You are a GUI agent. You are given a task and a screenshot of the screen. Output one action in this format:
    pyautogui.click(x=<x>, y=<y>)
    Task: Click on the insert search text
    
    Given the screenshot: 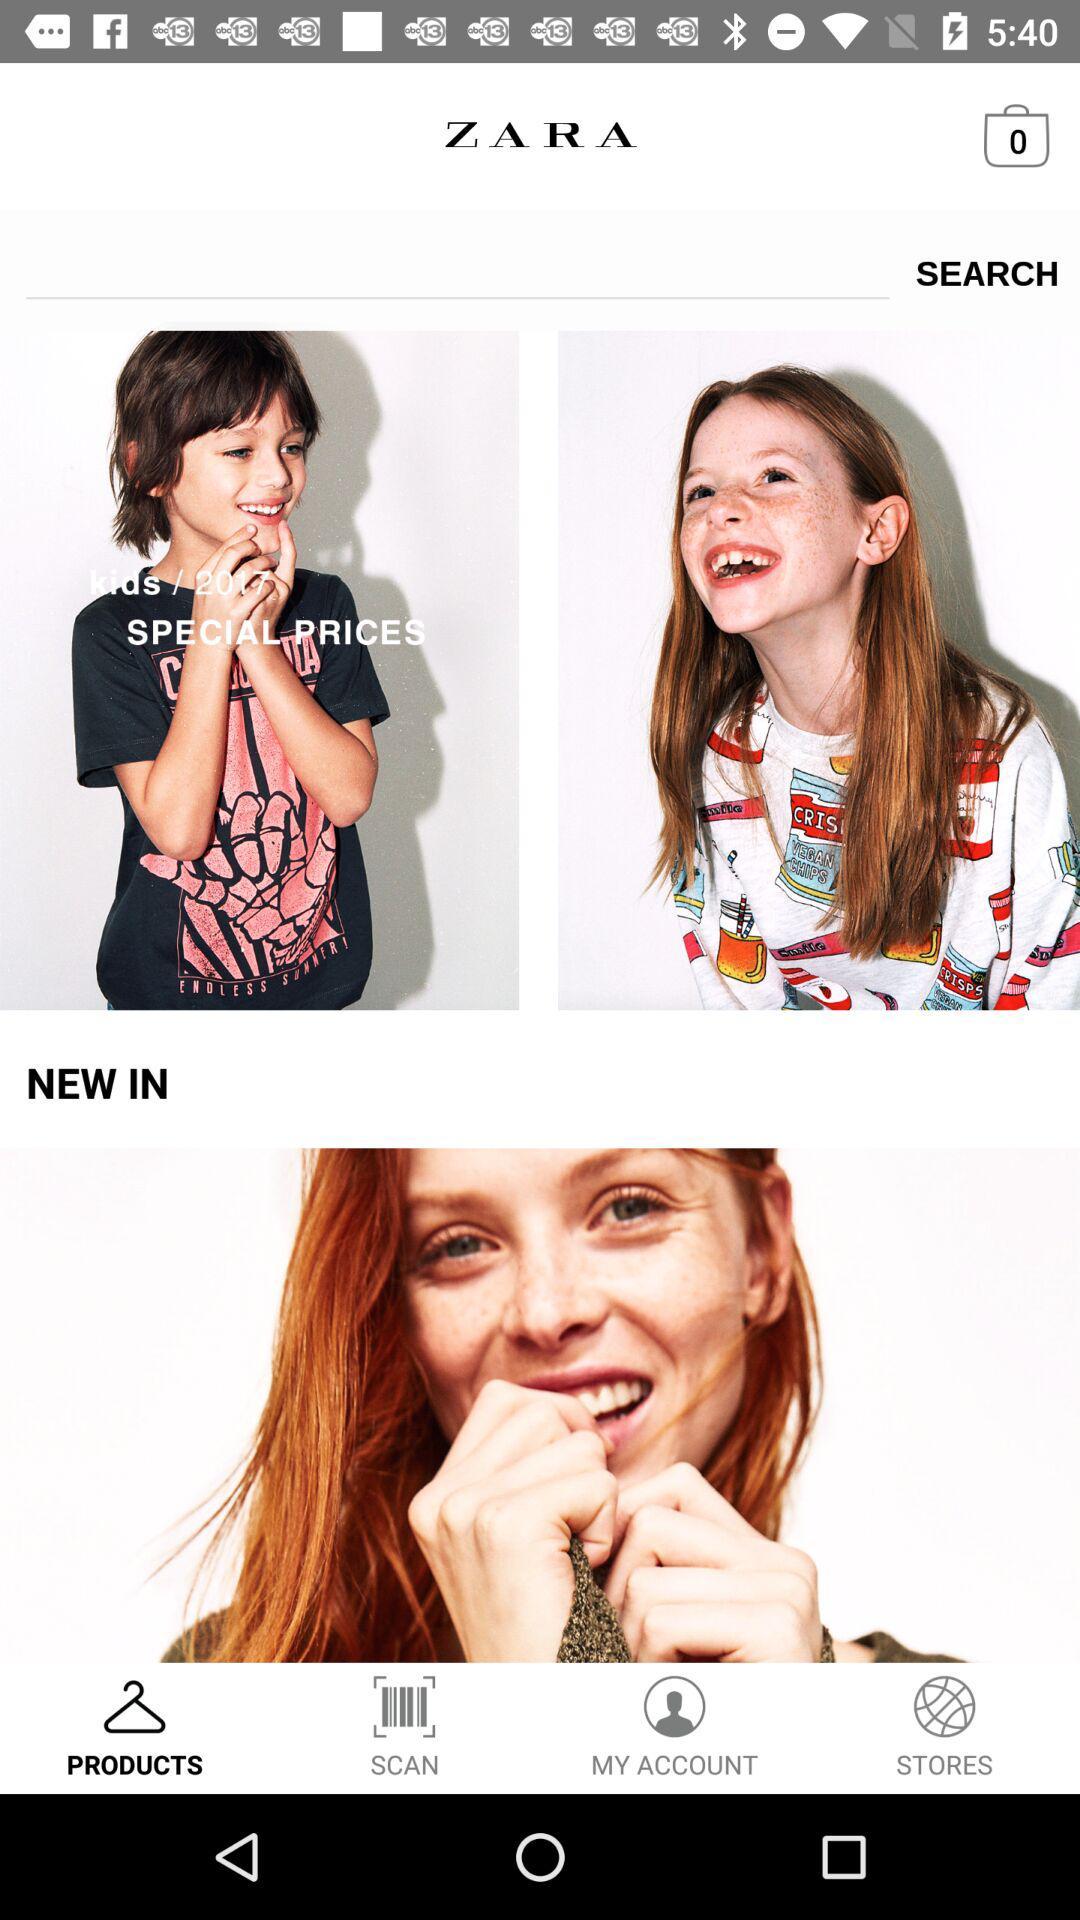 What is the action you would take?
    pyautogui.click(x=457, y=265)
    